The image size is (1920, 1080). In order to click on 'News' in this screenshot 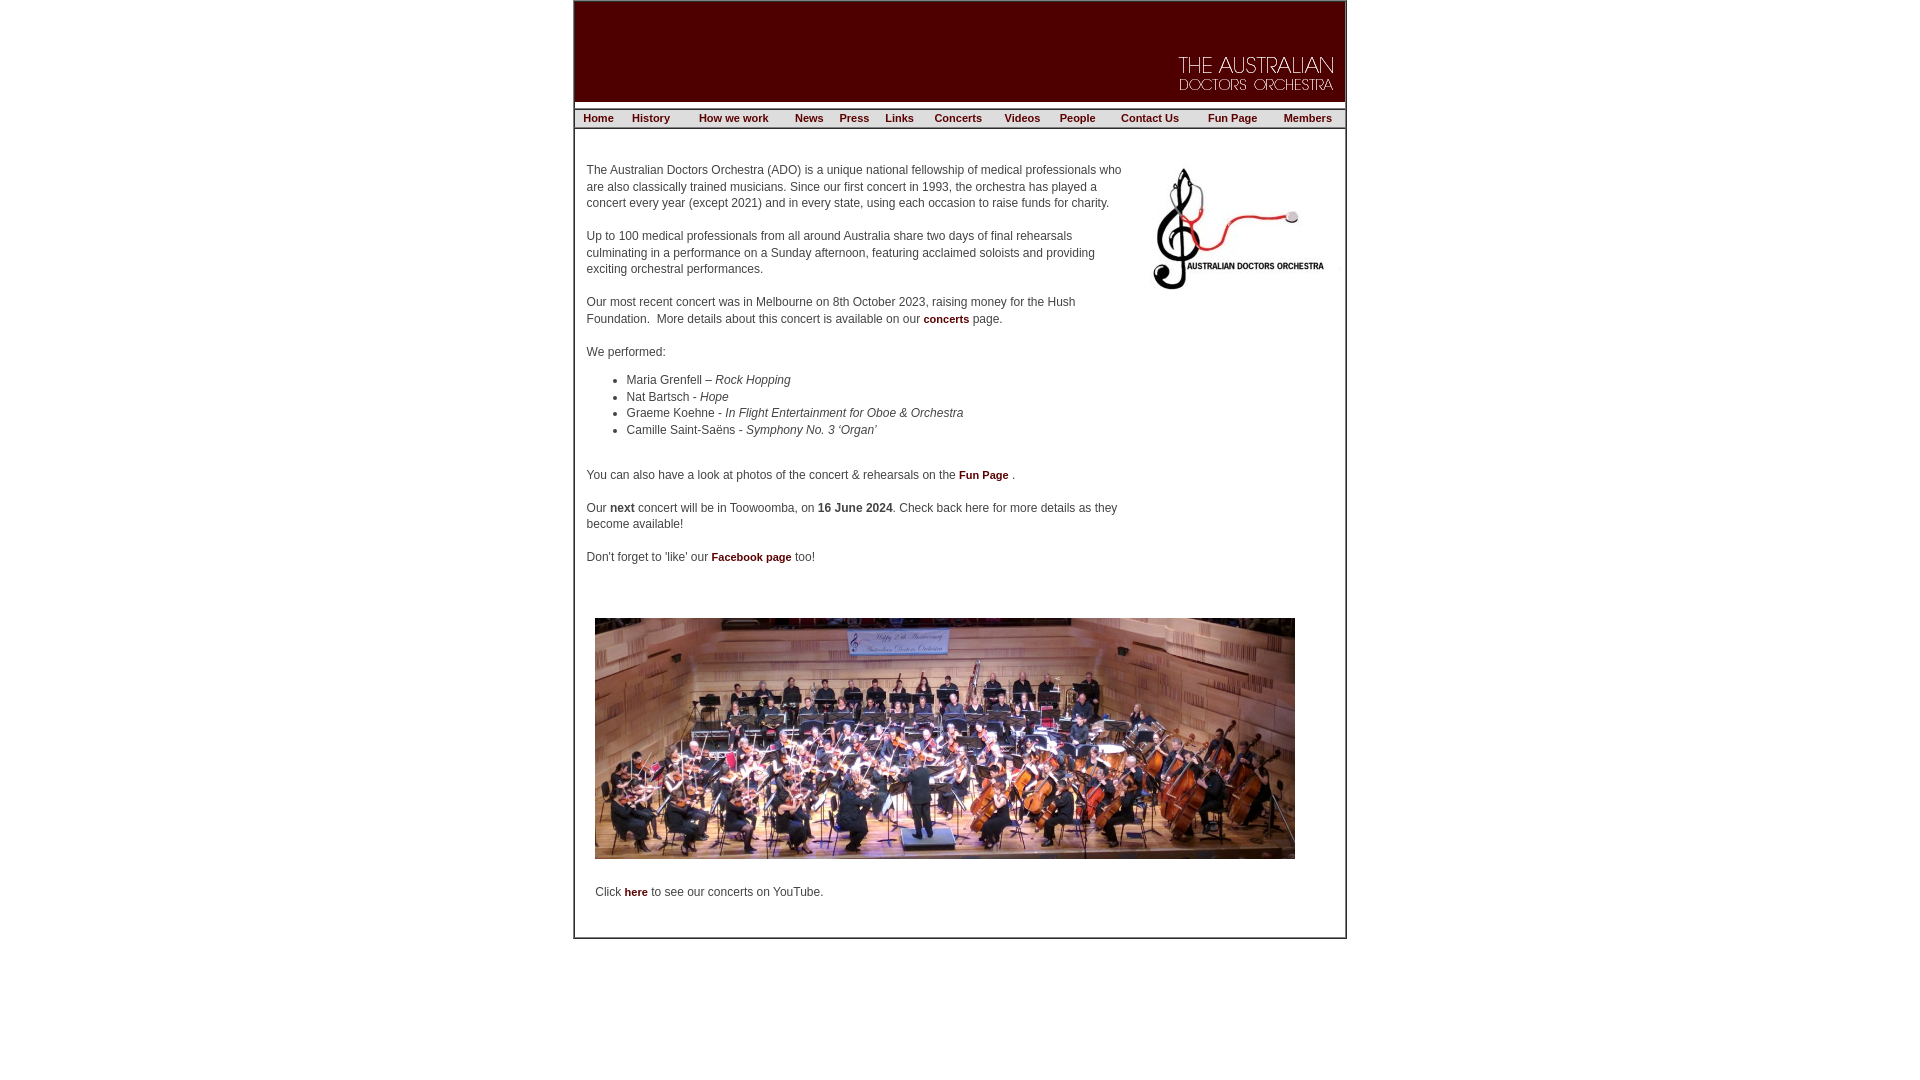, I will do `click(794, 118)`.